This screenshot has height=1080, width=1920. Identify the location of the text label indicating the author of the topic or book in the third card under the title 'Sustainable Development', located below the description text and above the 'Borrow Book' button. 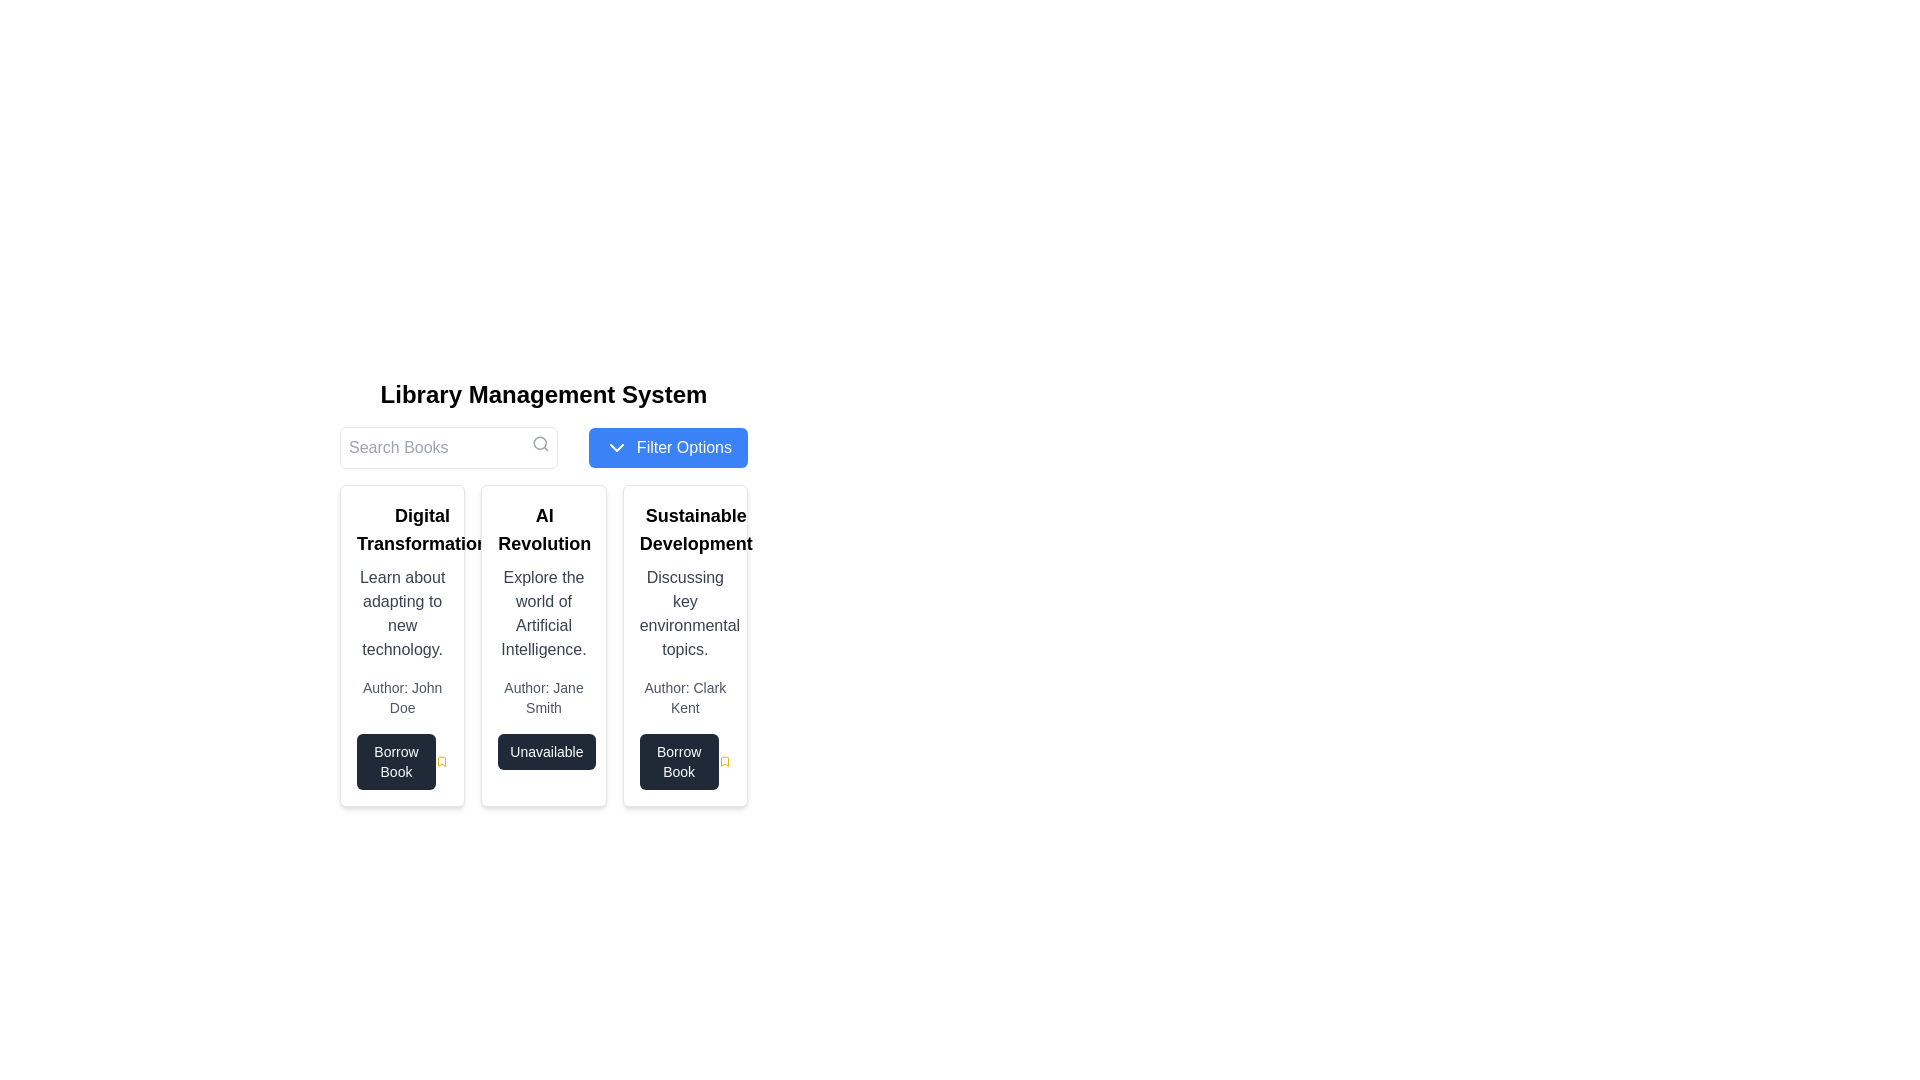
(685, 697).